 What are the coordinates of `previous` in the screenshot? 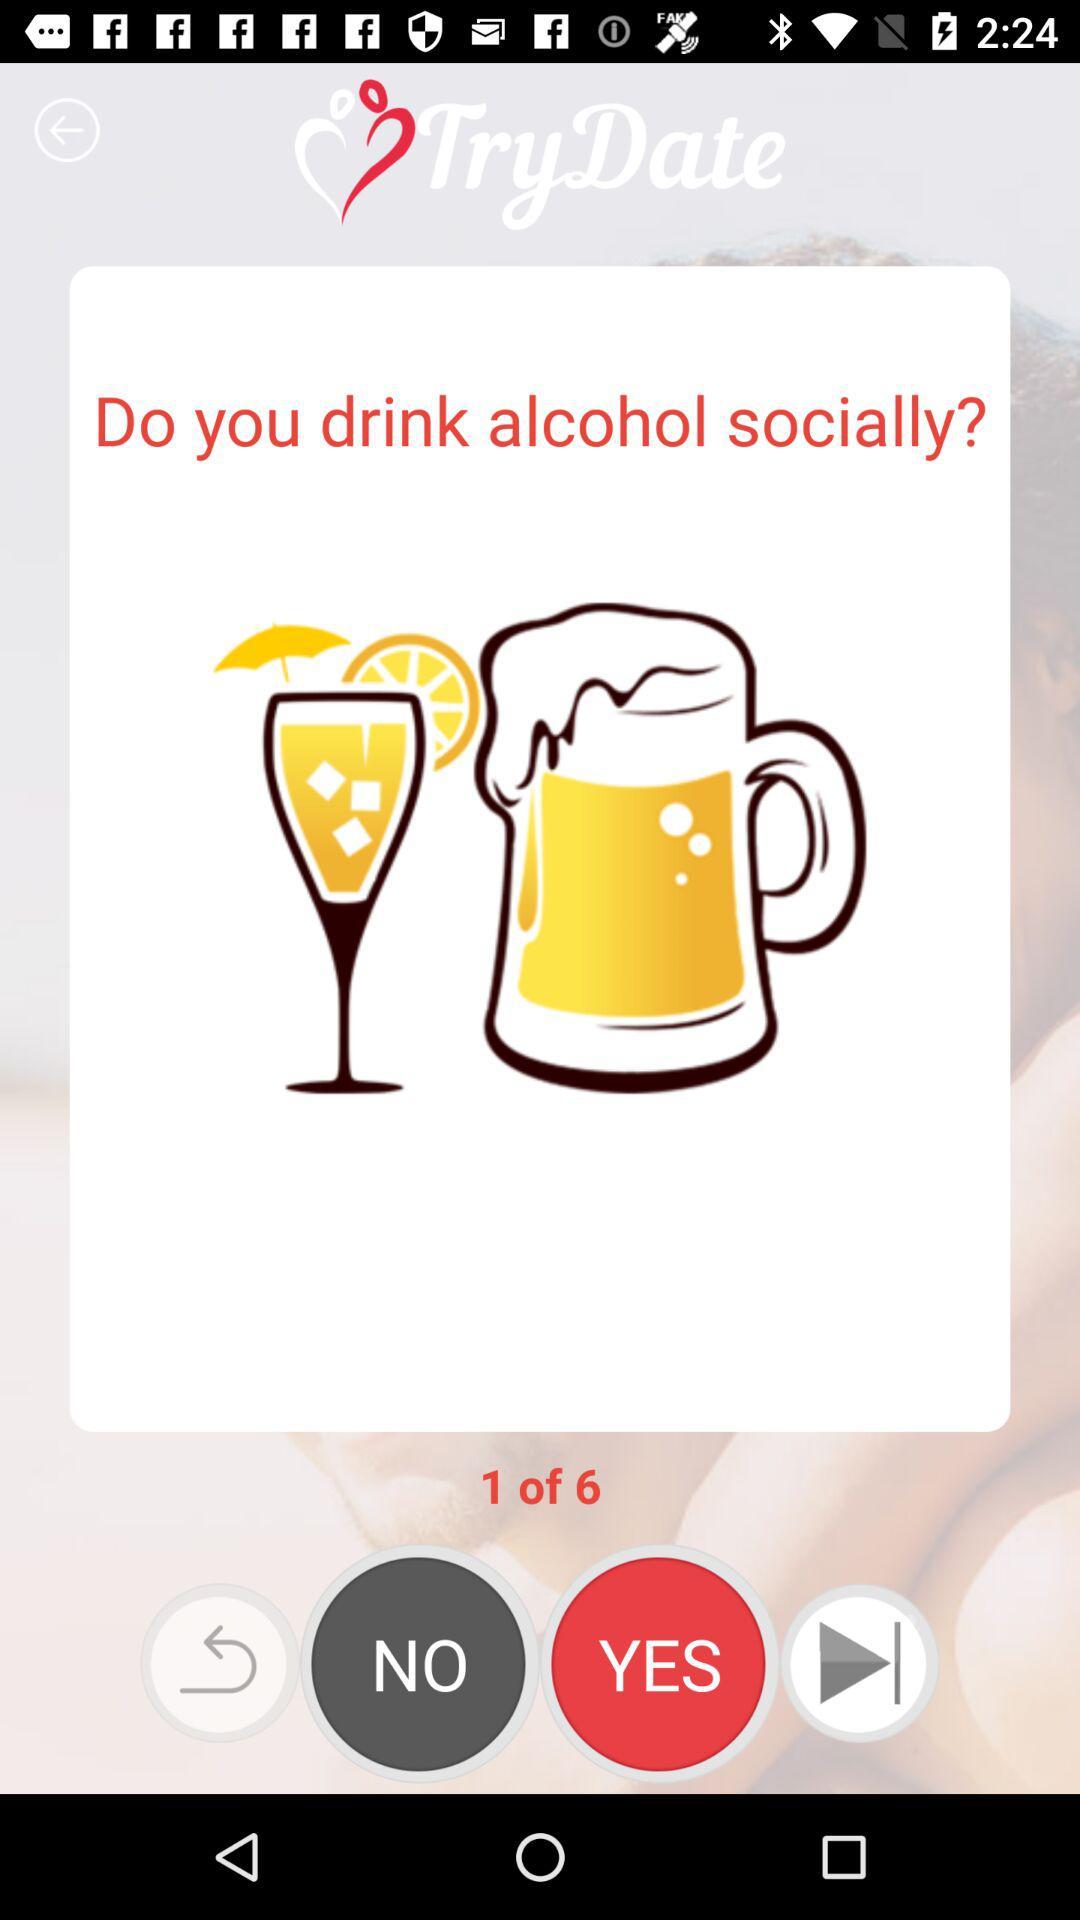 It's located at (220, 1663).